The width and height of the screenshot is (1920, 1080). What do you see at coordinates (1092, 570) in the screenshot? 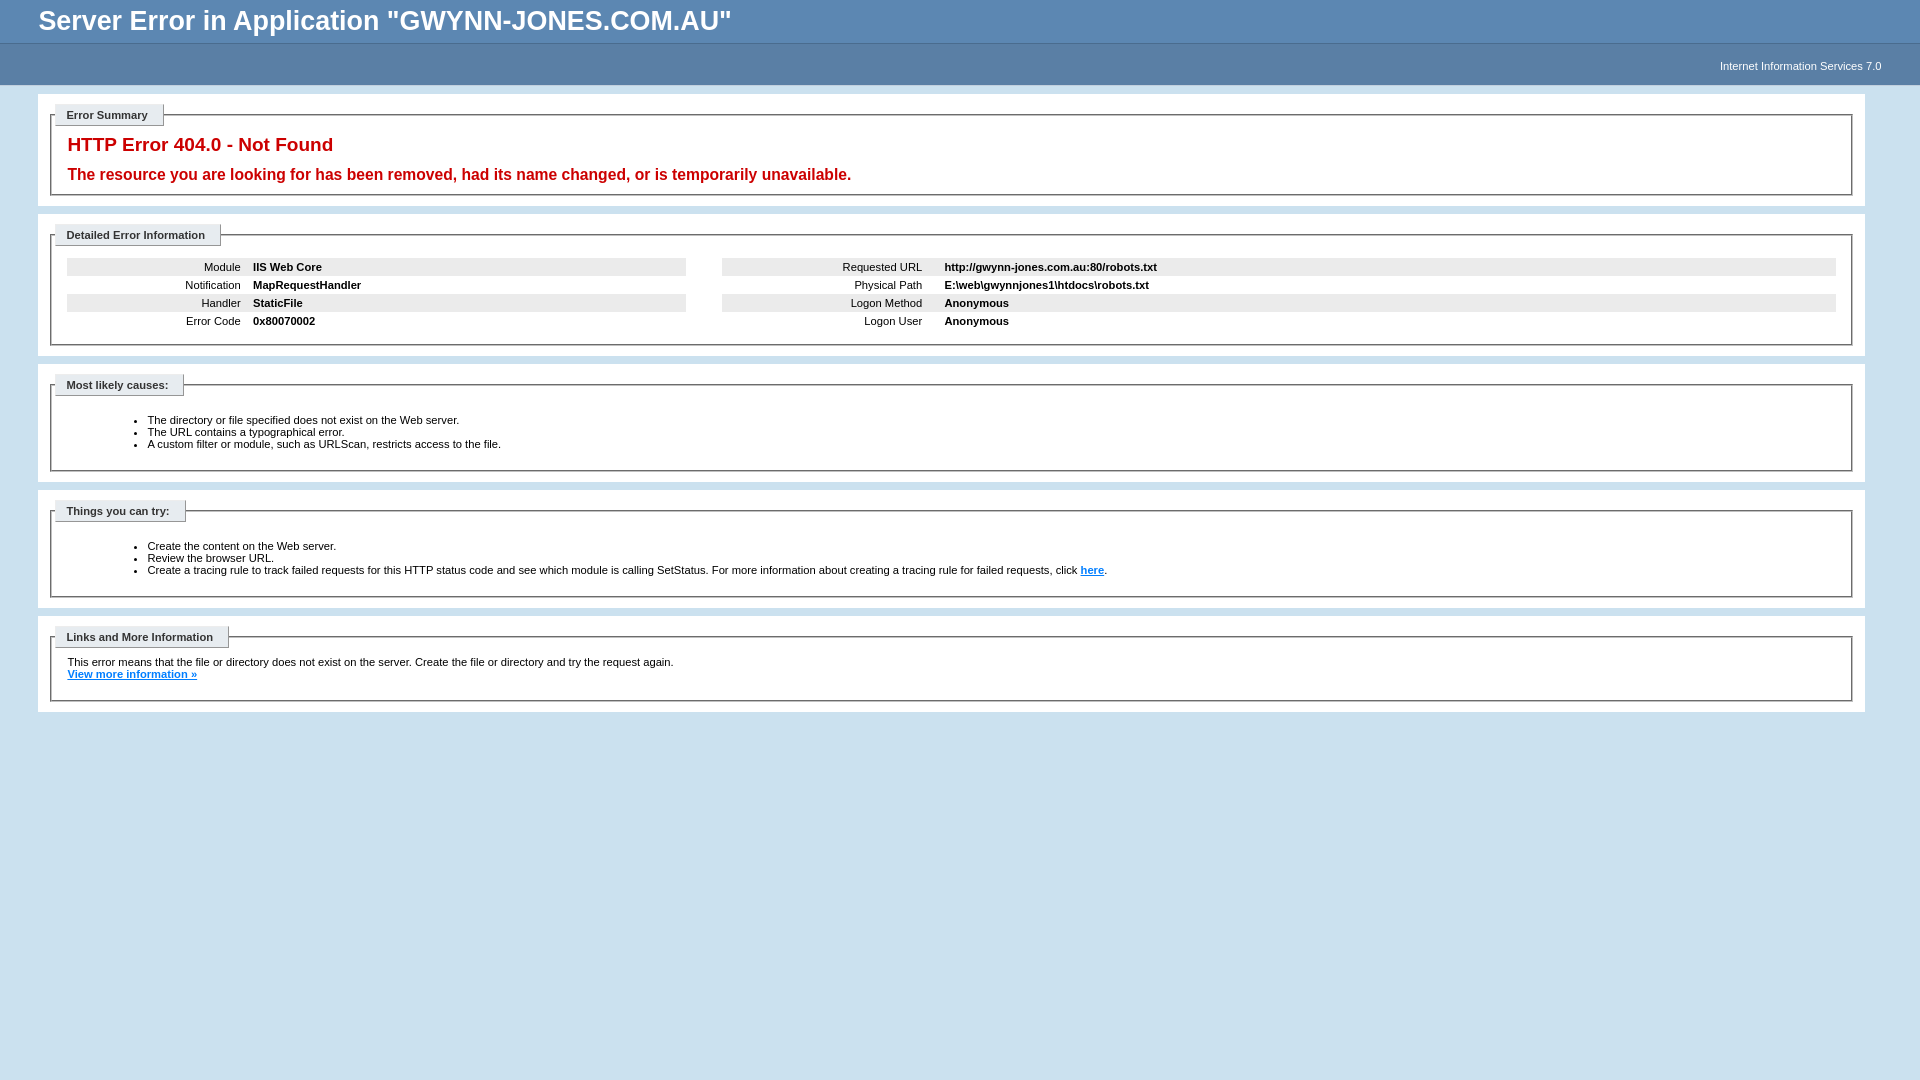
I see `'here'` at bounding box center [1092, 570].